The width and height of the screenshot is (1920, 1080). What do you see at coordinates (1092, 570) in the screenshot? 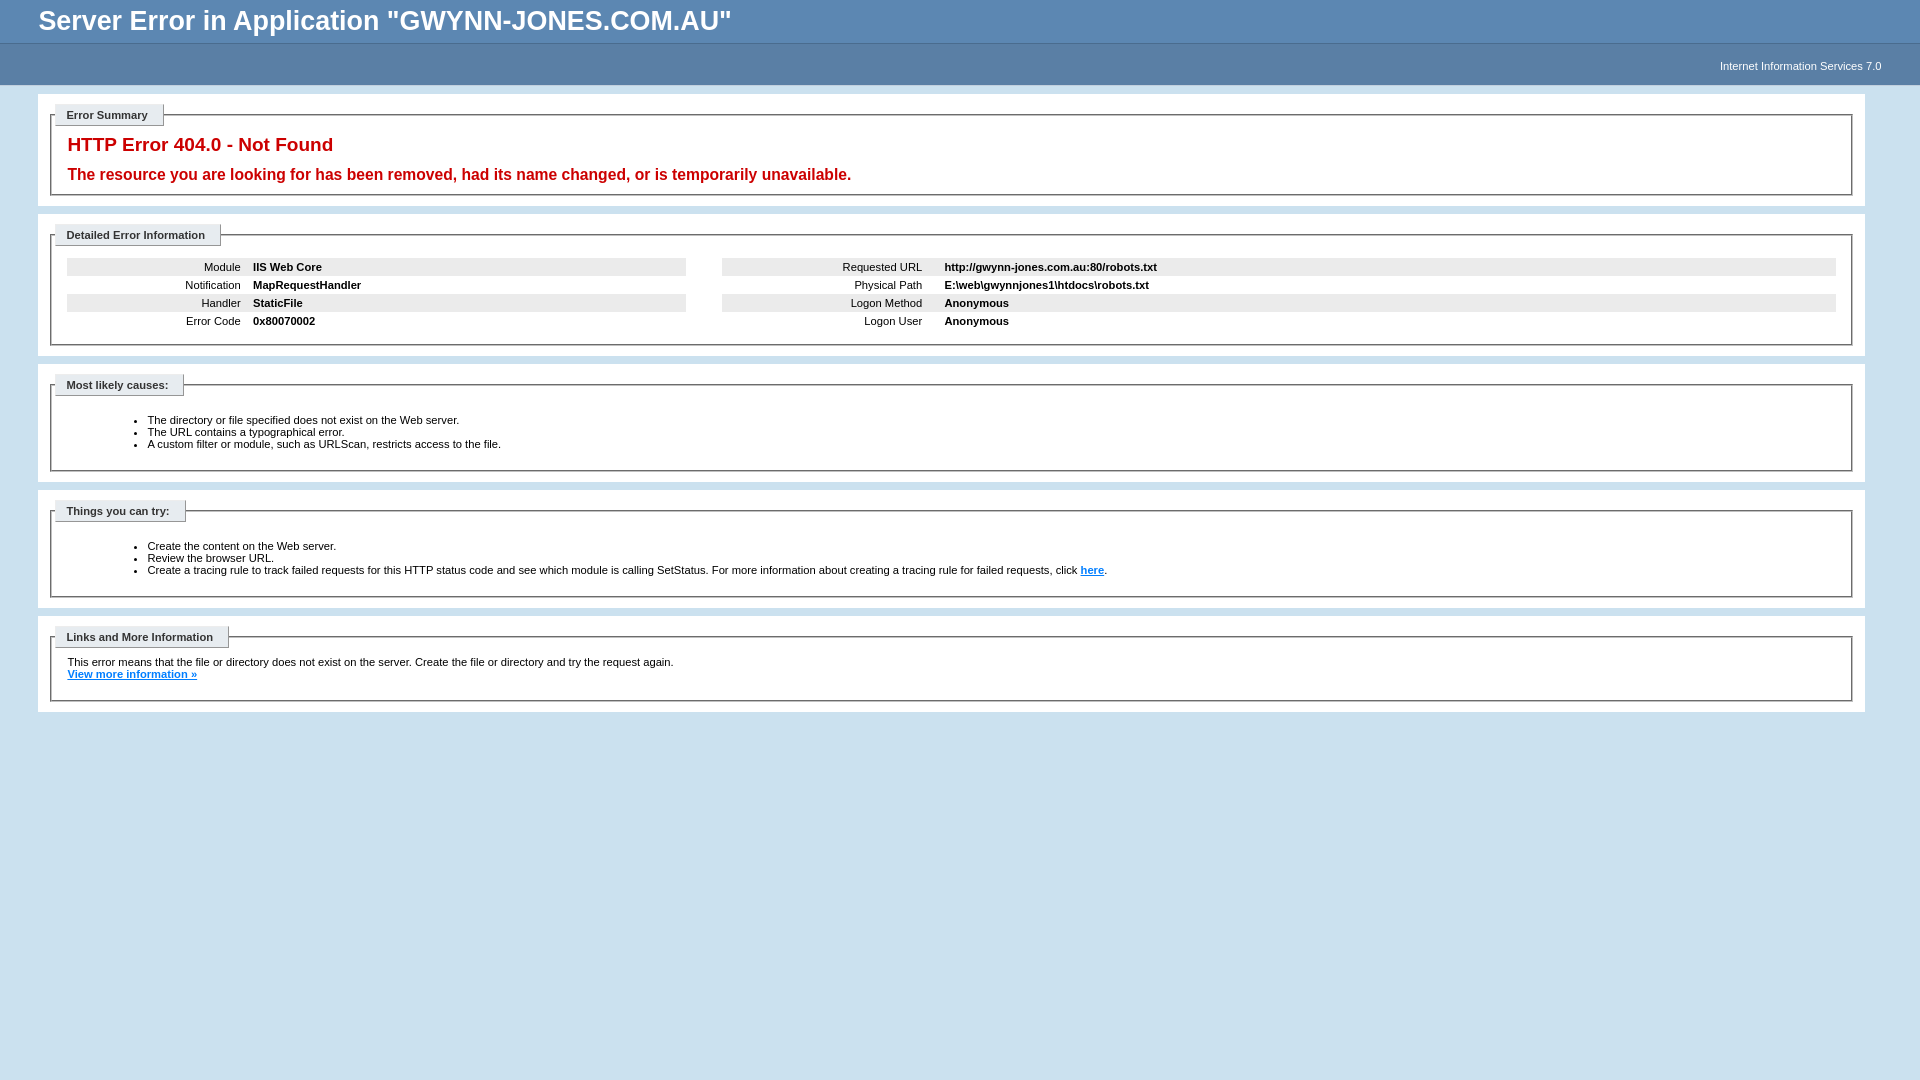
I see `'here'` at bounding box center [1092, 570].